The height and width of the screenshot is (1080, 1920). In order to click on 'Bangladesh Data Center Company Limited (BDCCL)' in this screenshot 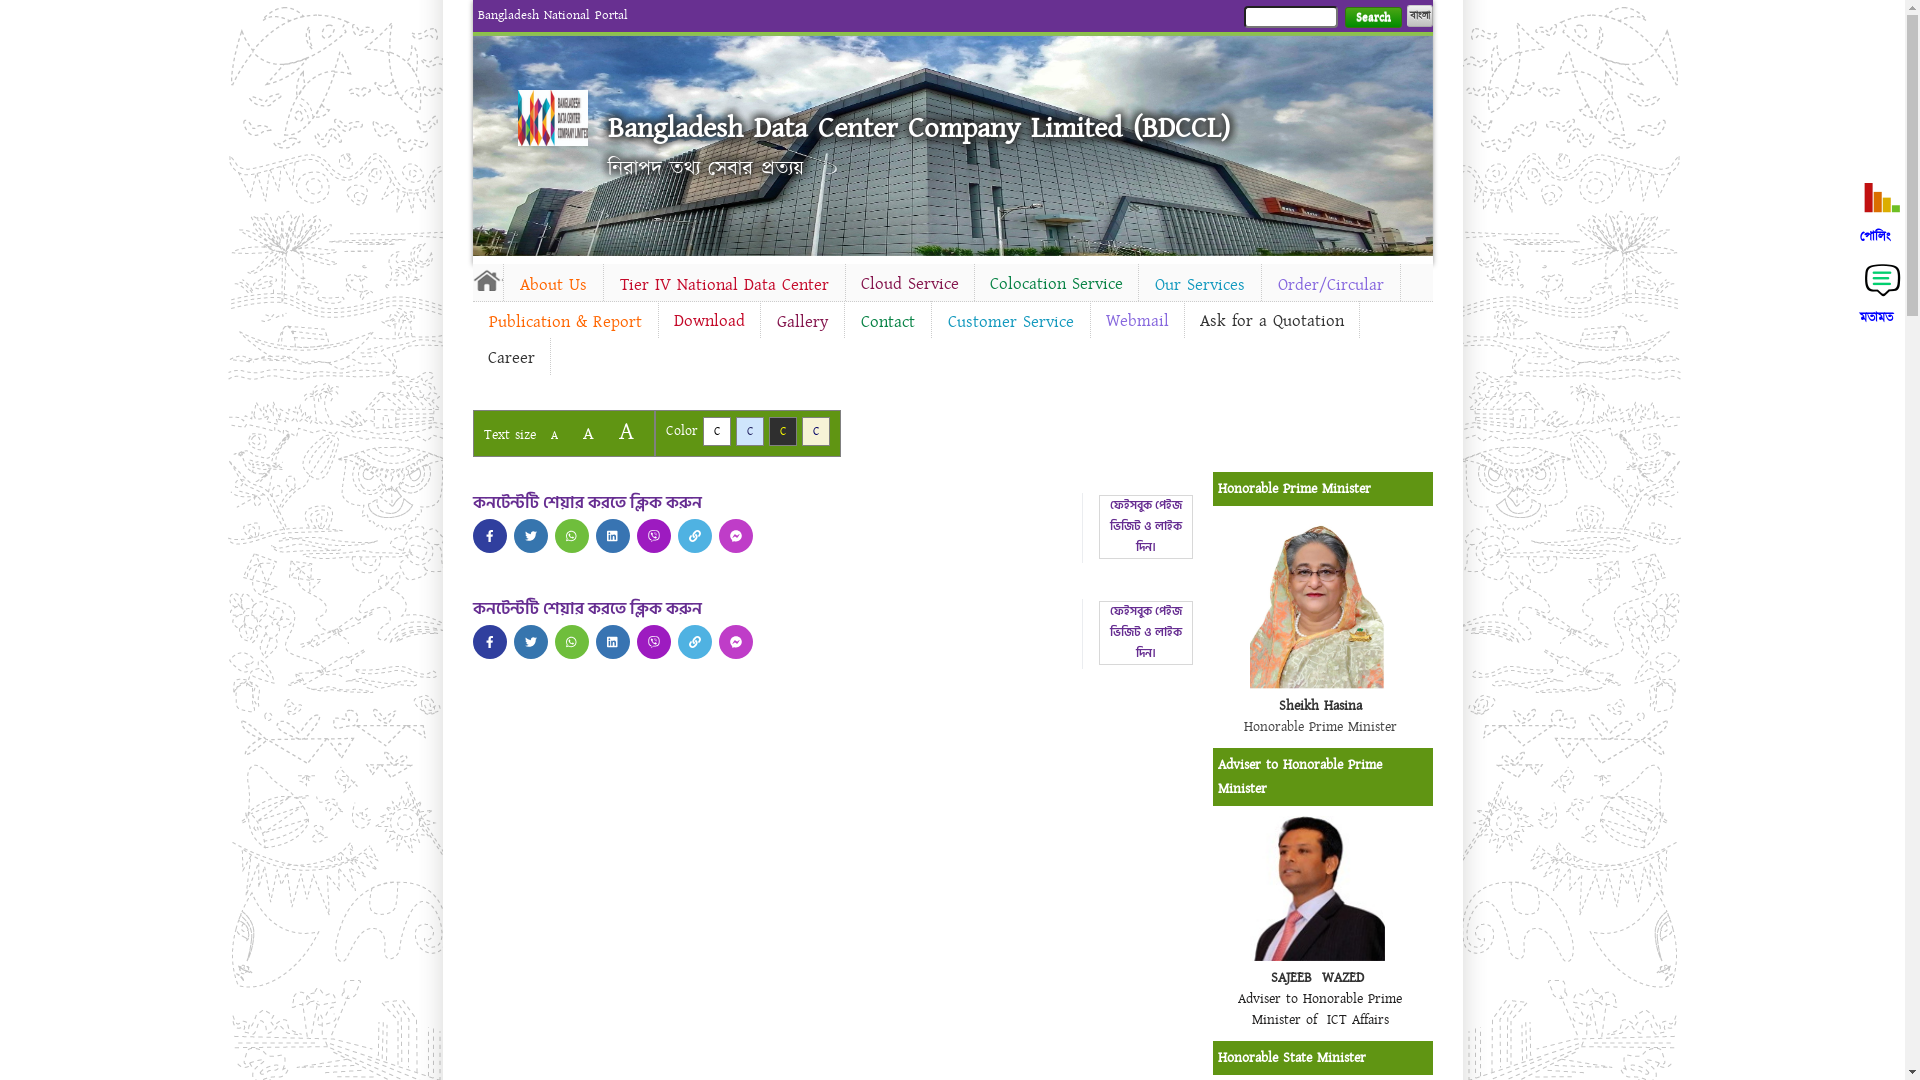, I will do `click(917, 127)`.